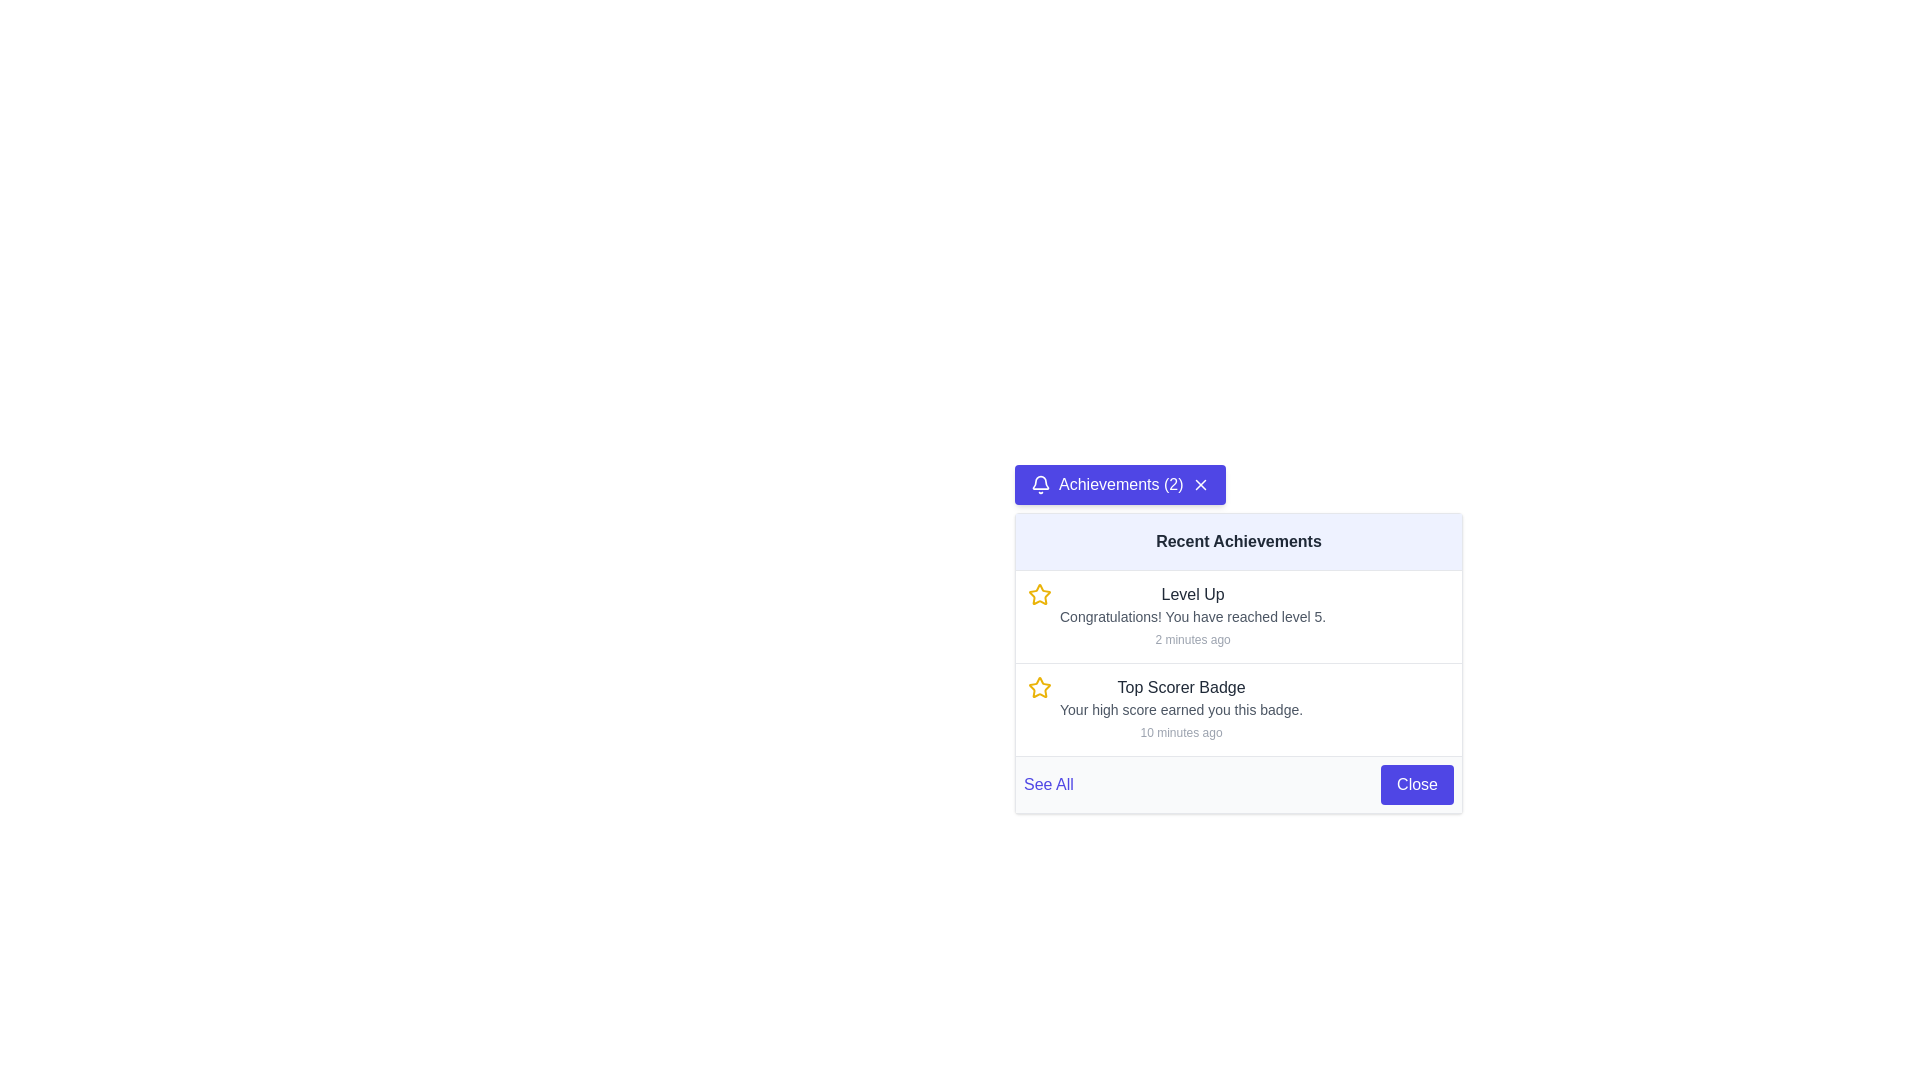  I want to click on text element displaying 'Level Up' in dark-gray font located in the notification box under 'Recent Achievements', so click(1193, 593).